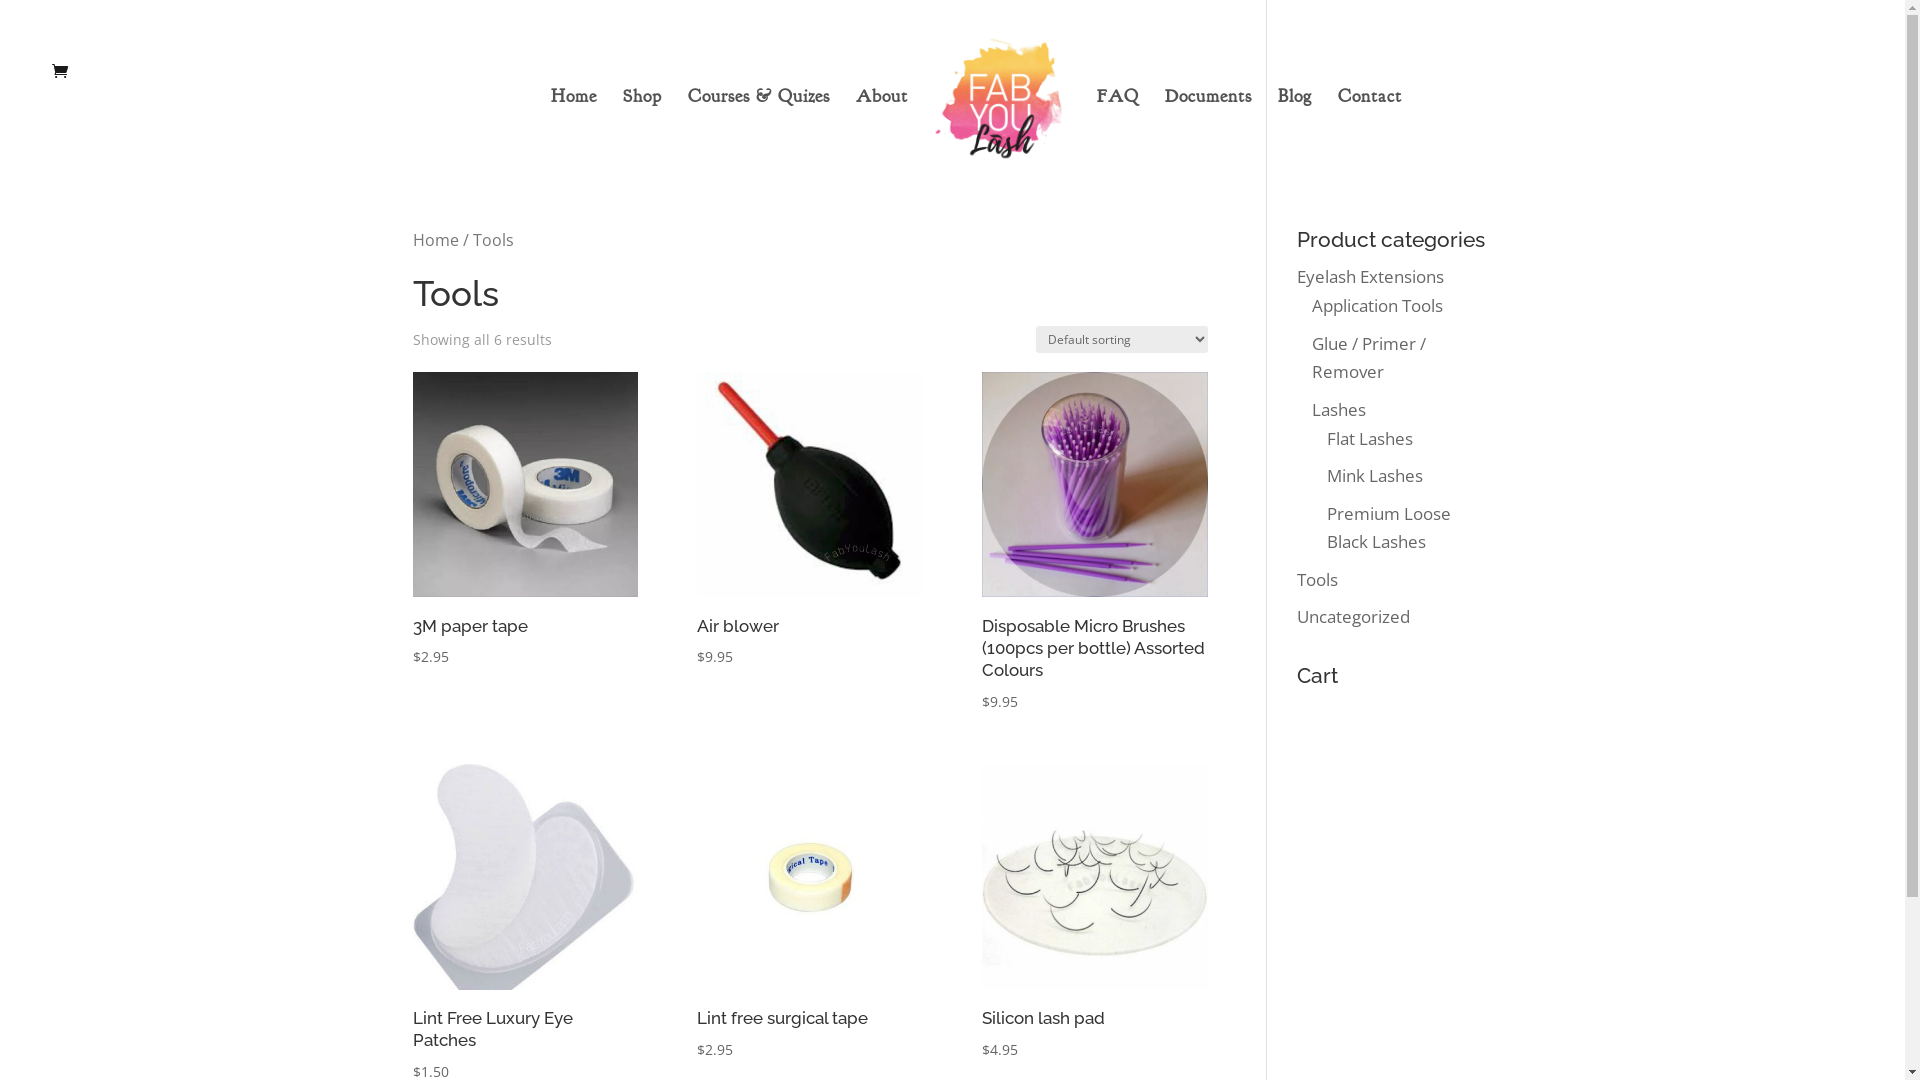 Image resolution: width=1920 pixels, height=1080 pixels. I want to click on 'Flat Lashes', so click(1368, 437).